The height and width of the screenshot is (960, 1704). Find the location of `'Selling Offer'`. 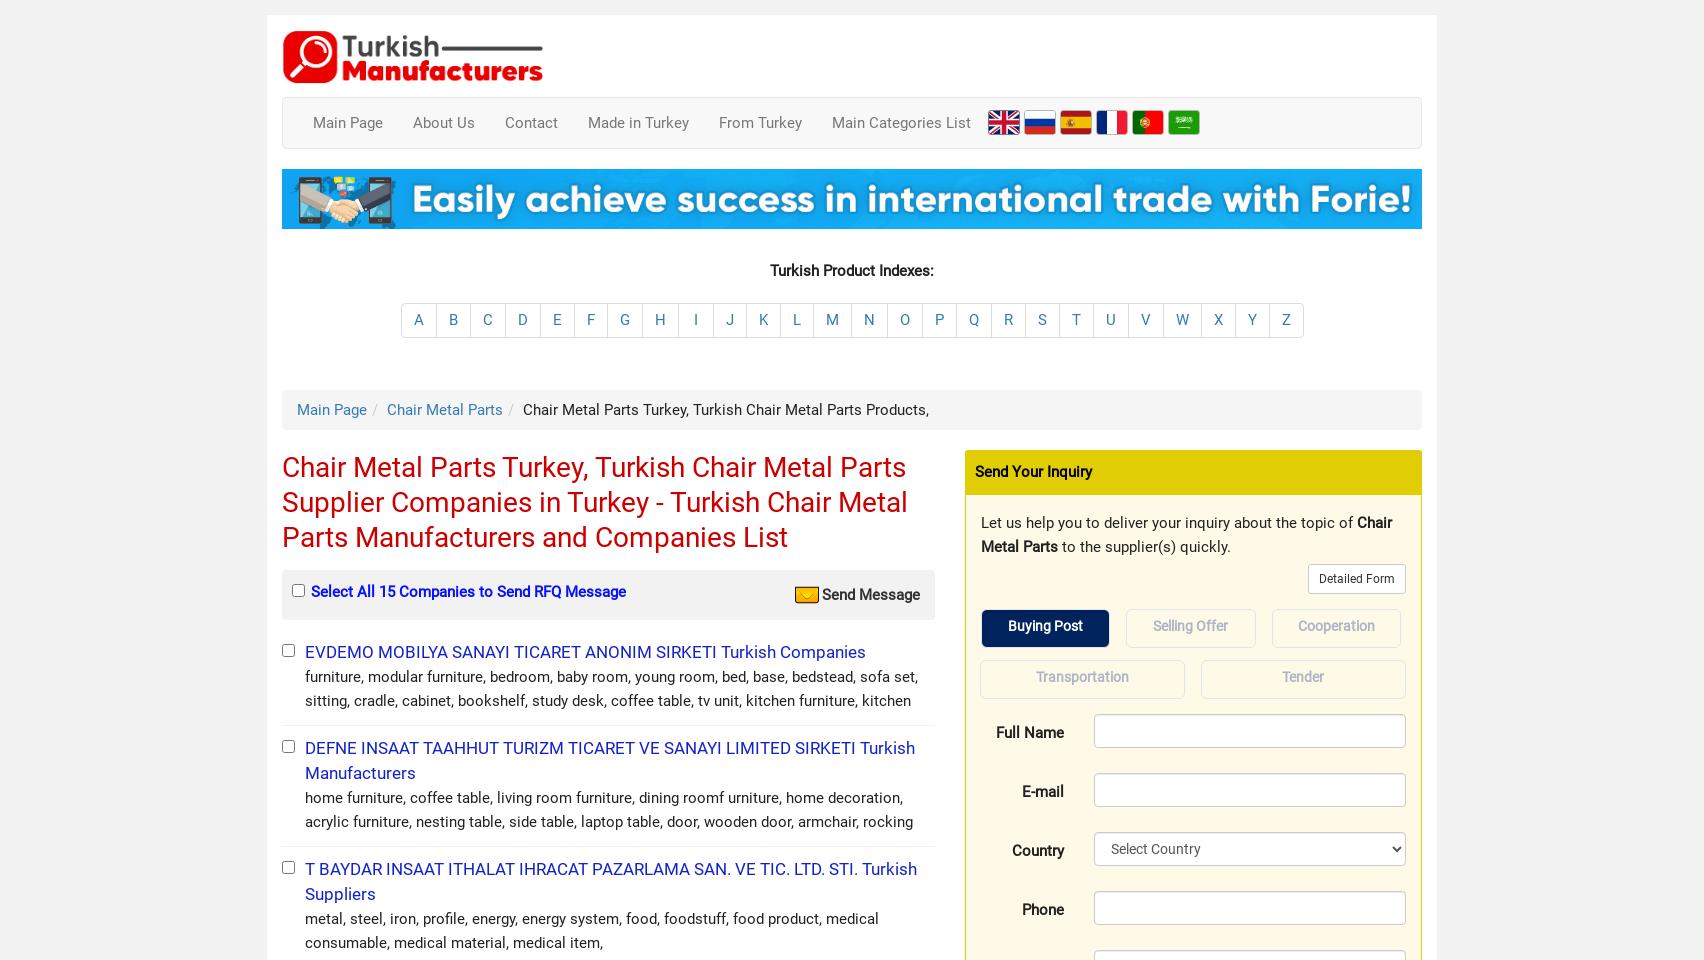

'Selling Offer' is located at coordinates (1189, 625).